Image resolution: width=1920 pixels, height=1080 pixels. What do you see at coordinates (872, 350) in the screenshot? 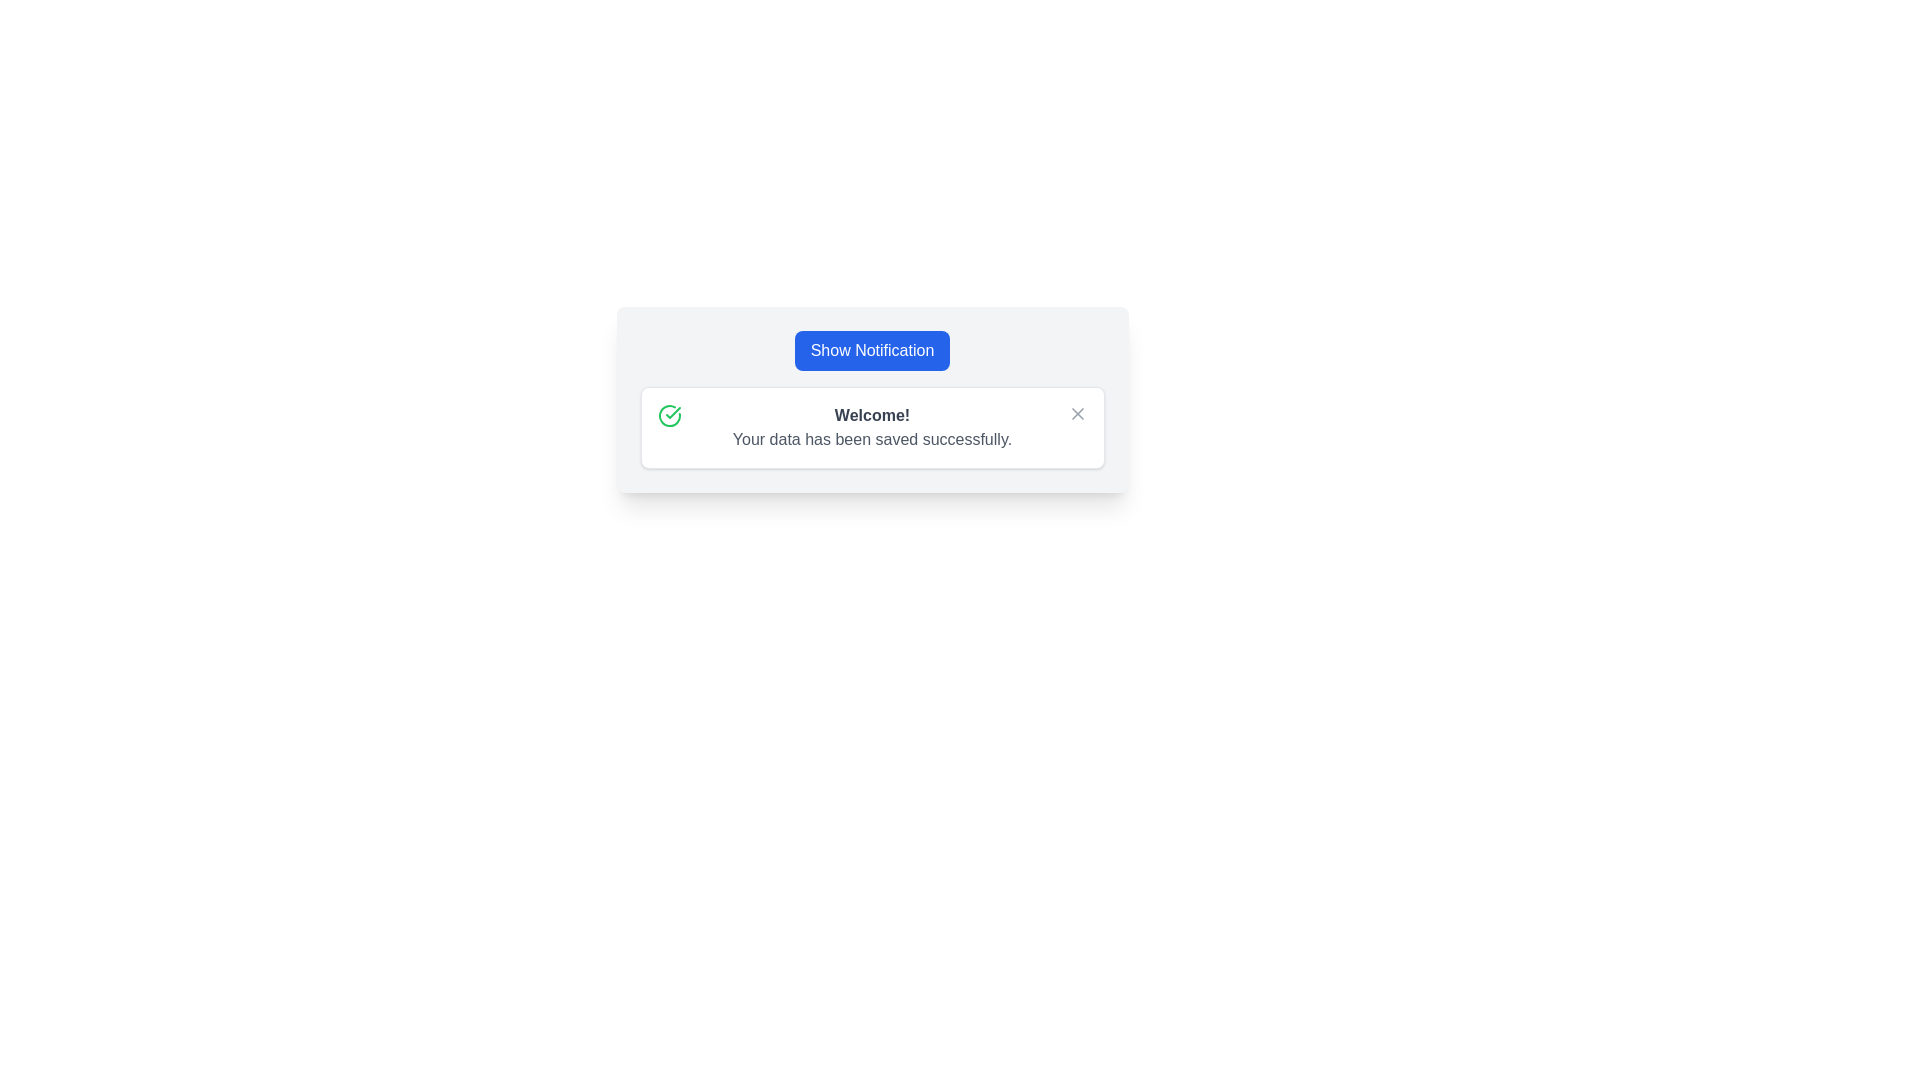
I see `the rectangular button labeled 'Show Notification' with a vibrant blue background` at bounding box center [872, 350].